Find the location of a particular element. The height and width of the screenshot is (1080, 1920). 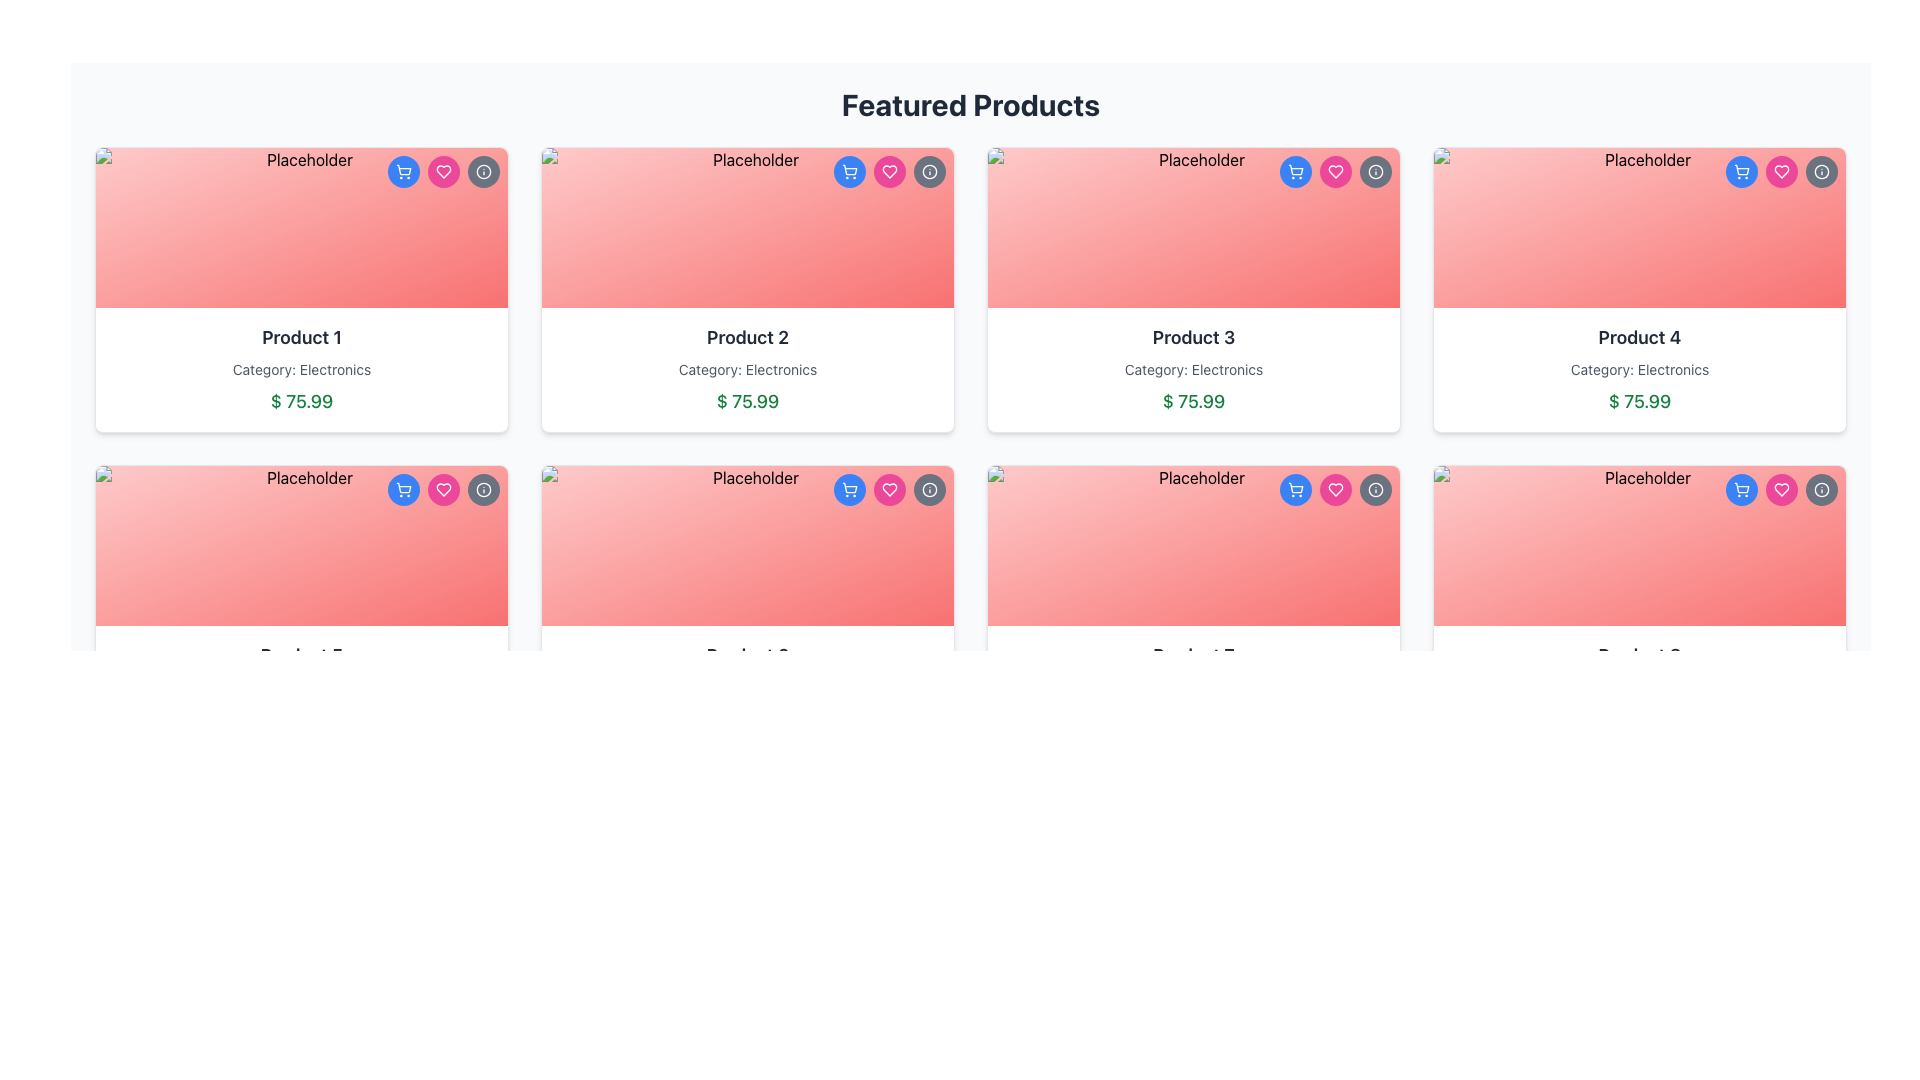

the price text '$ 75.99' displayed in a large, bold green font beneath 'Category: Electronics' in the 'Product 2' card is located at coordinates (747, 401).